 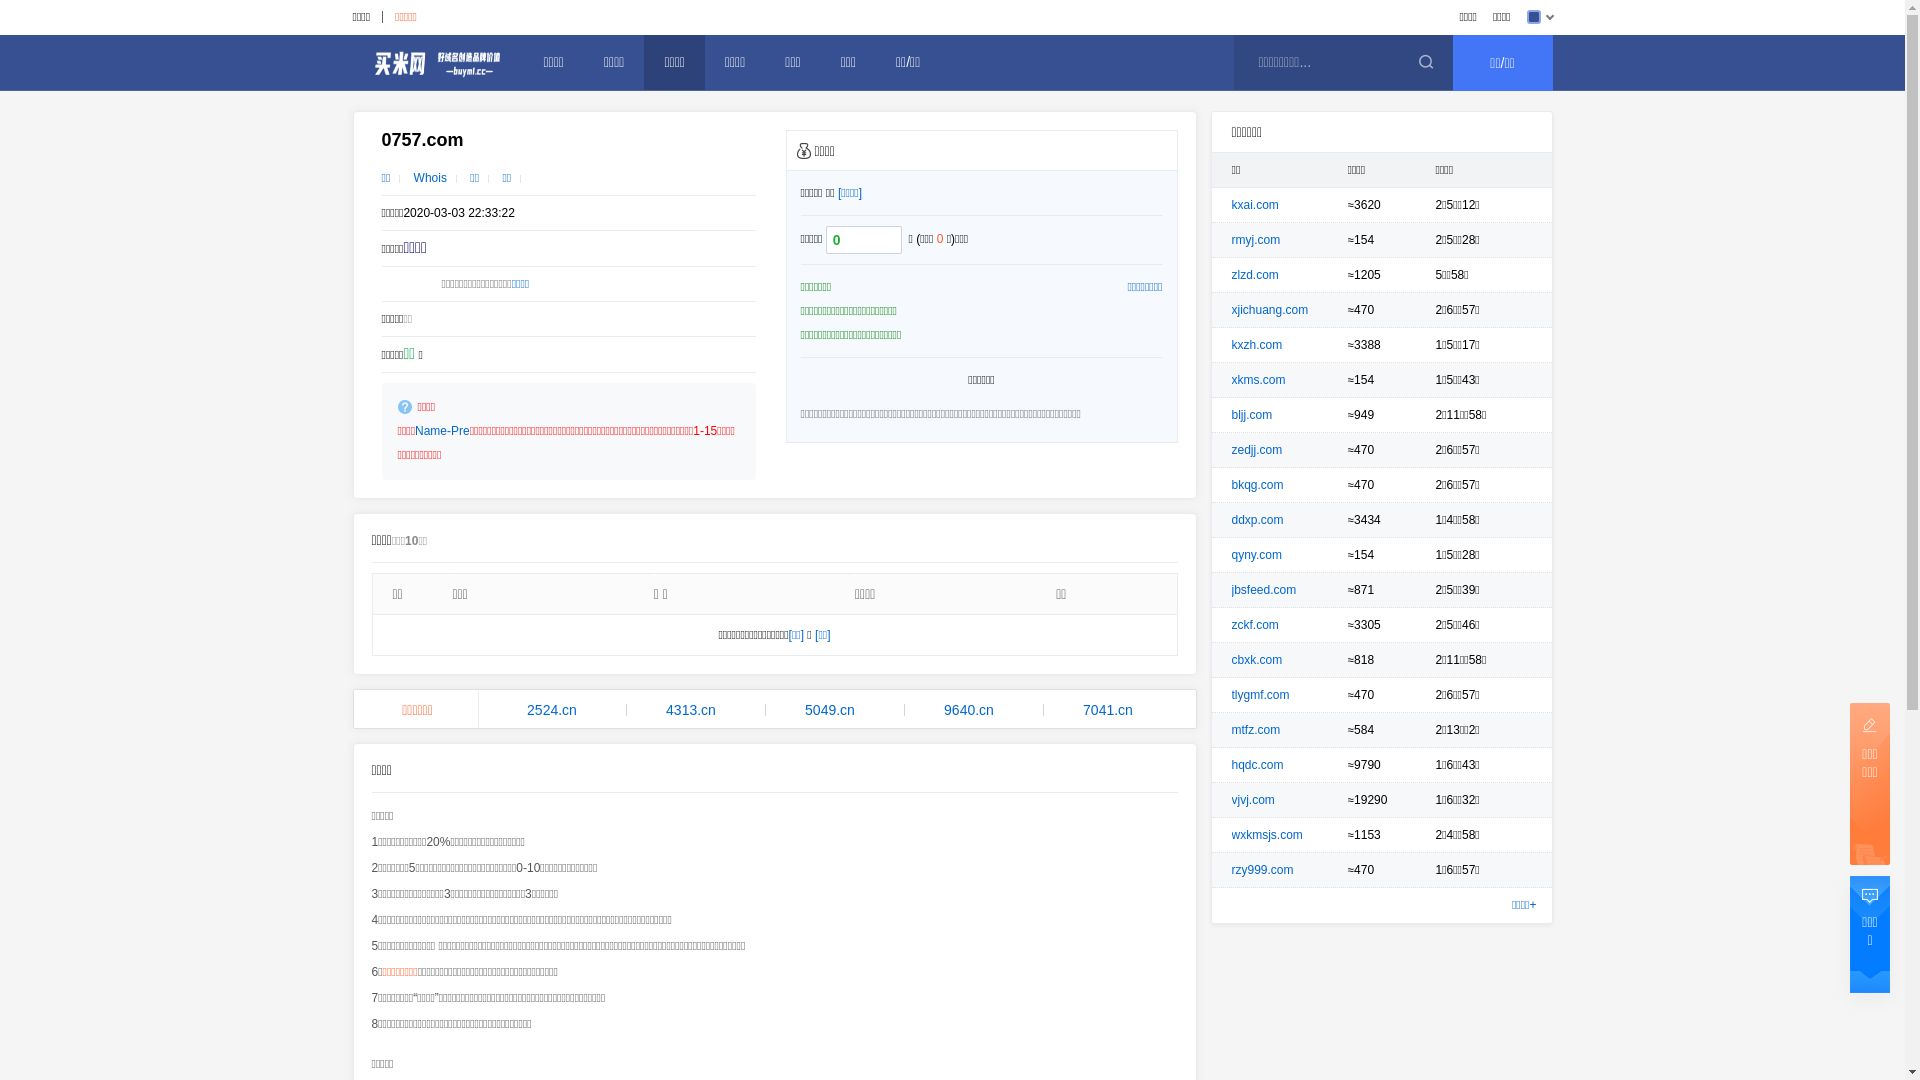 I want to click on '2524.cn', so click(x=551, y=708).